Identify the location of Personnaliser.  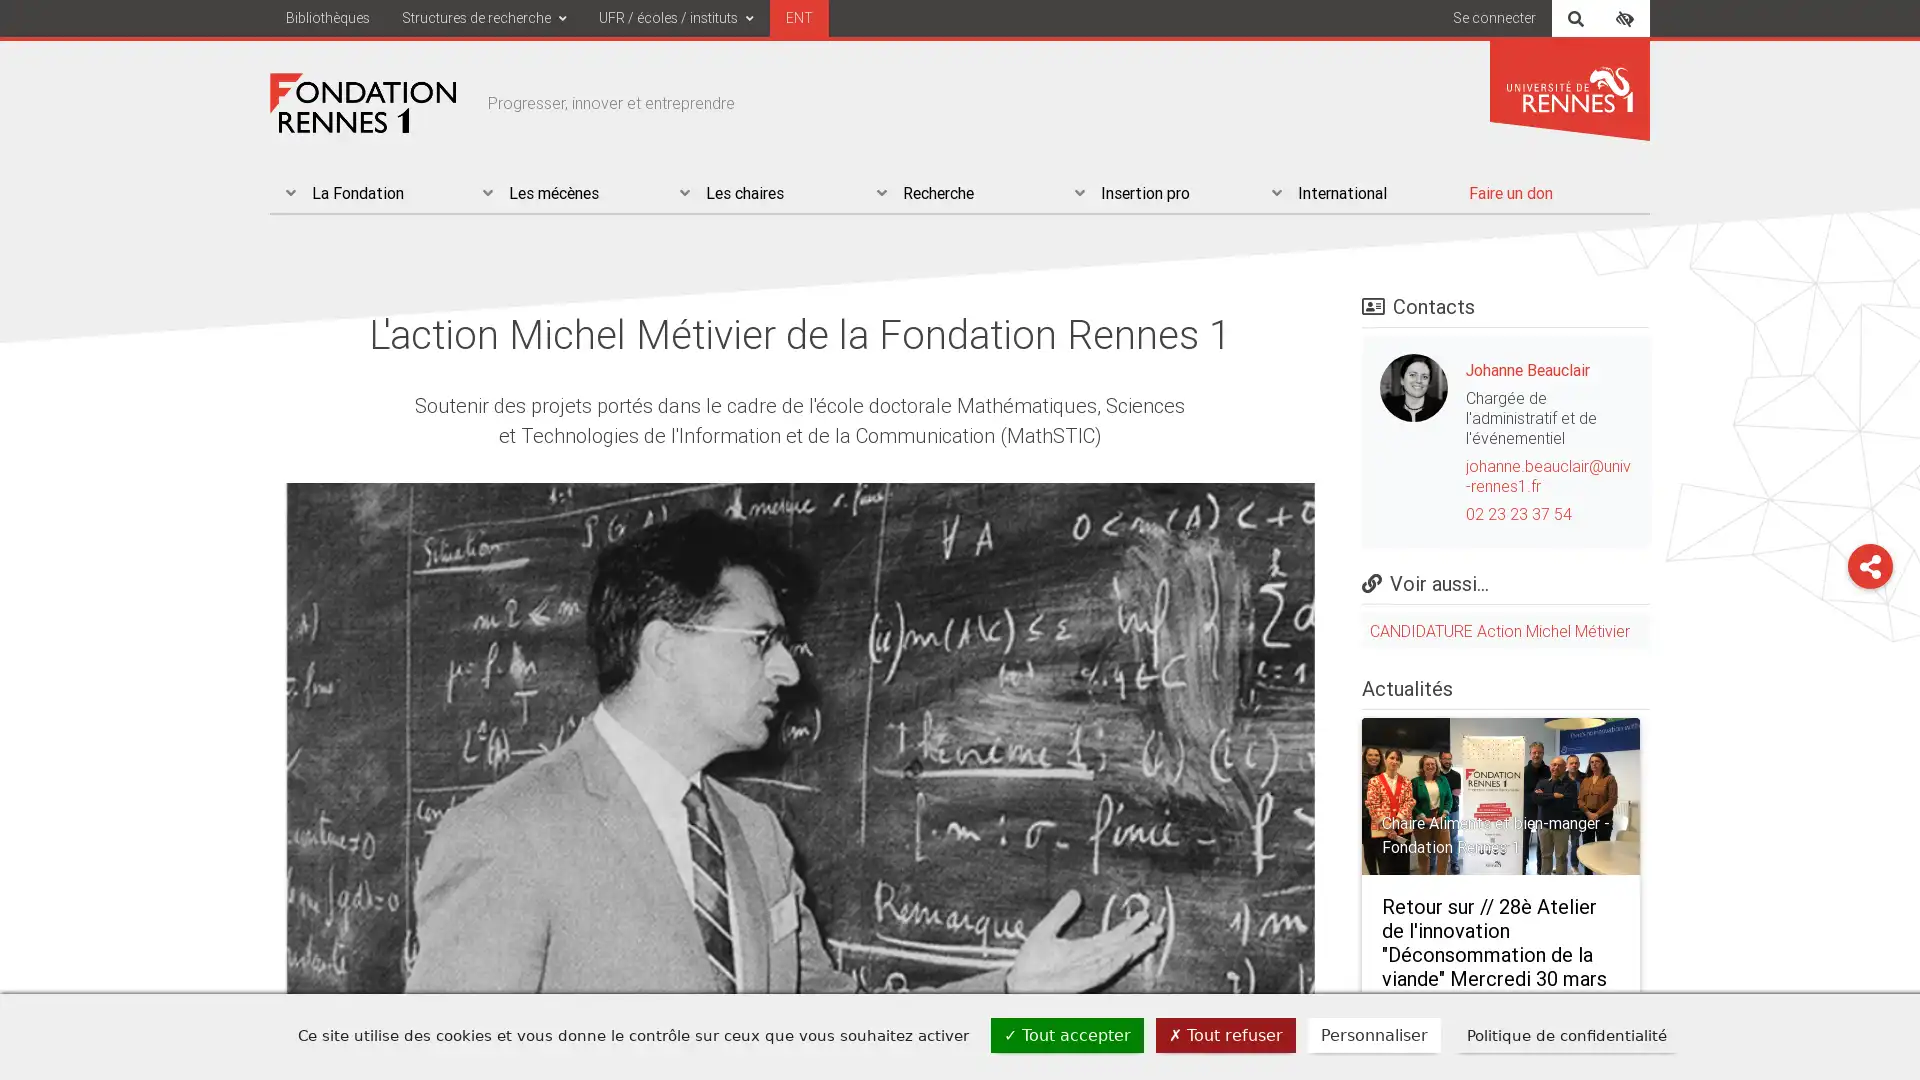
(1373, 1034).